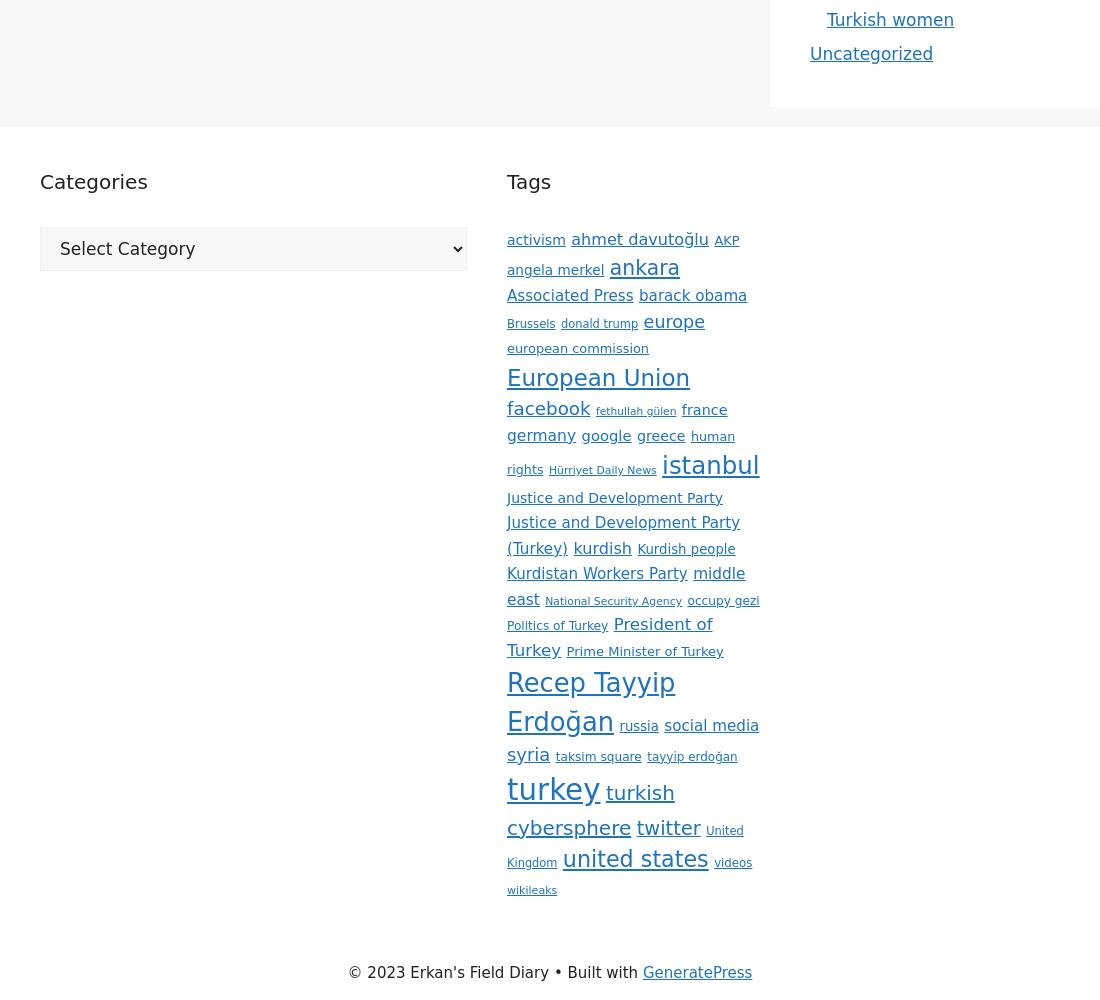  I want to click on 'videos', so click(732, 861).